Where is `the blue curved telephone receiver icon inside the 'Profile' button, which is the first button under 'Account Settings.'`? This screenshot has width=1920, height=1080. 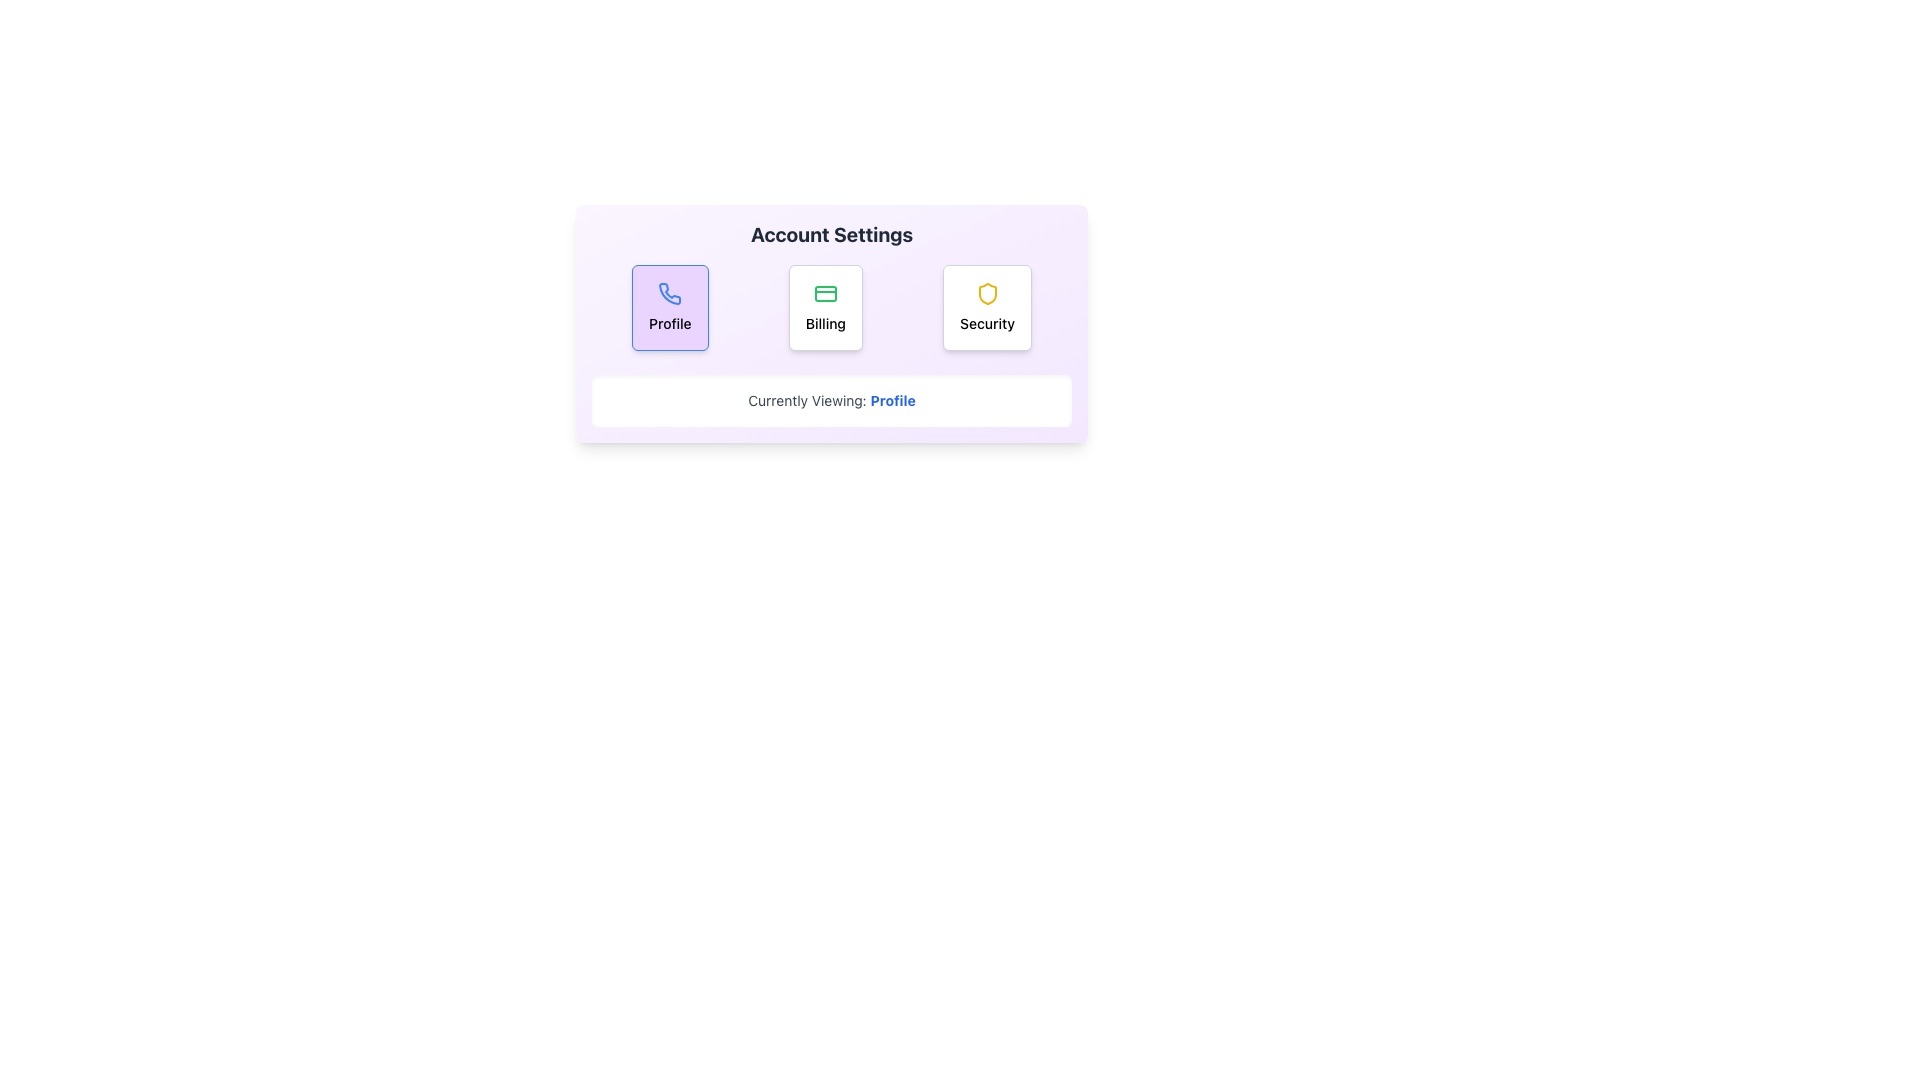 the blue curved telephone receiver icon inside the 'Profile' button, which is the first button under 'Account Settings.' is located at coordinates (670, 293).